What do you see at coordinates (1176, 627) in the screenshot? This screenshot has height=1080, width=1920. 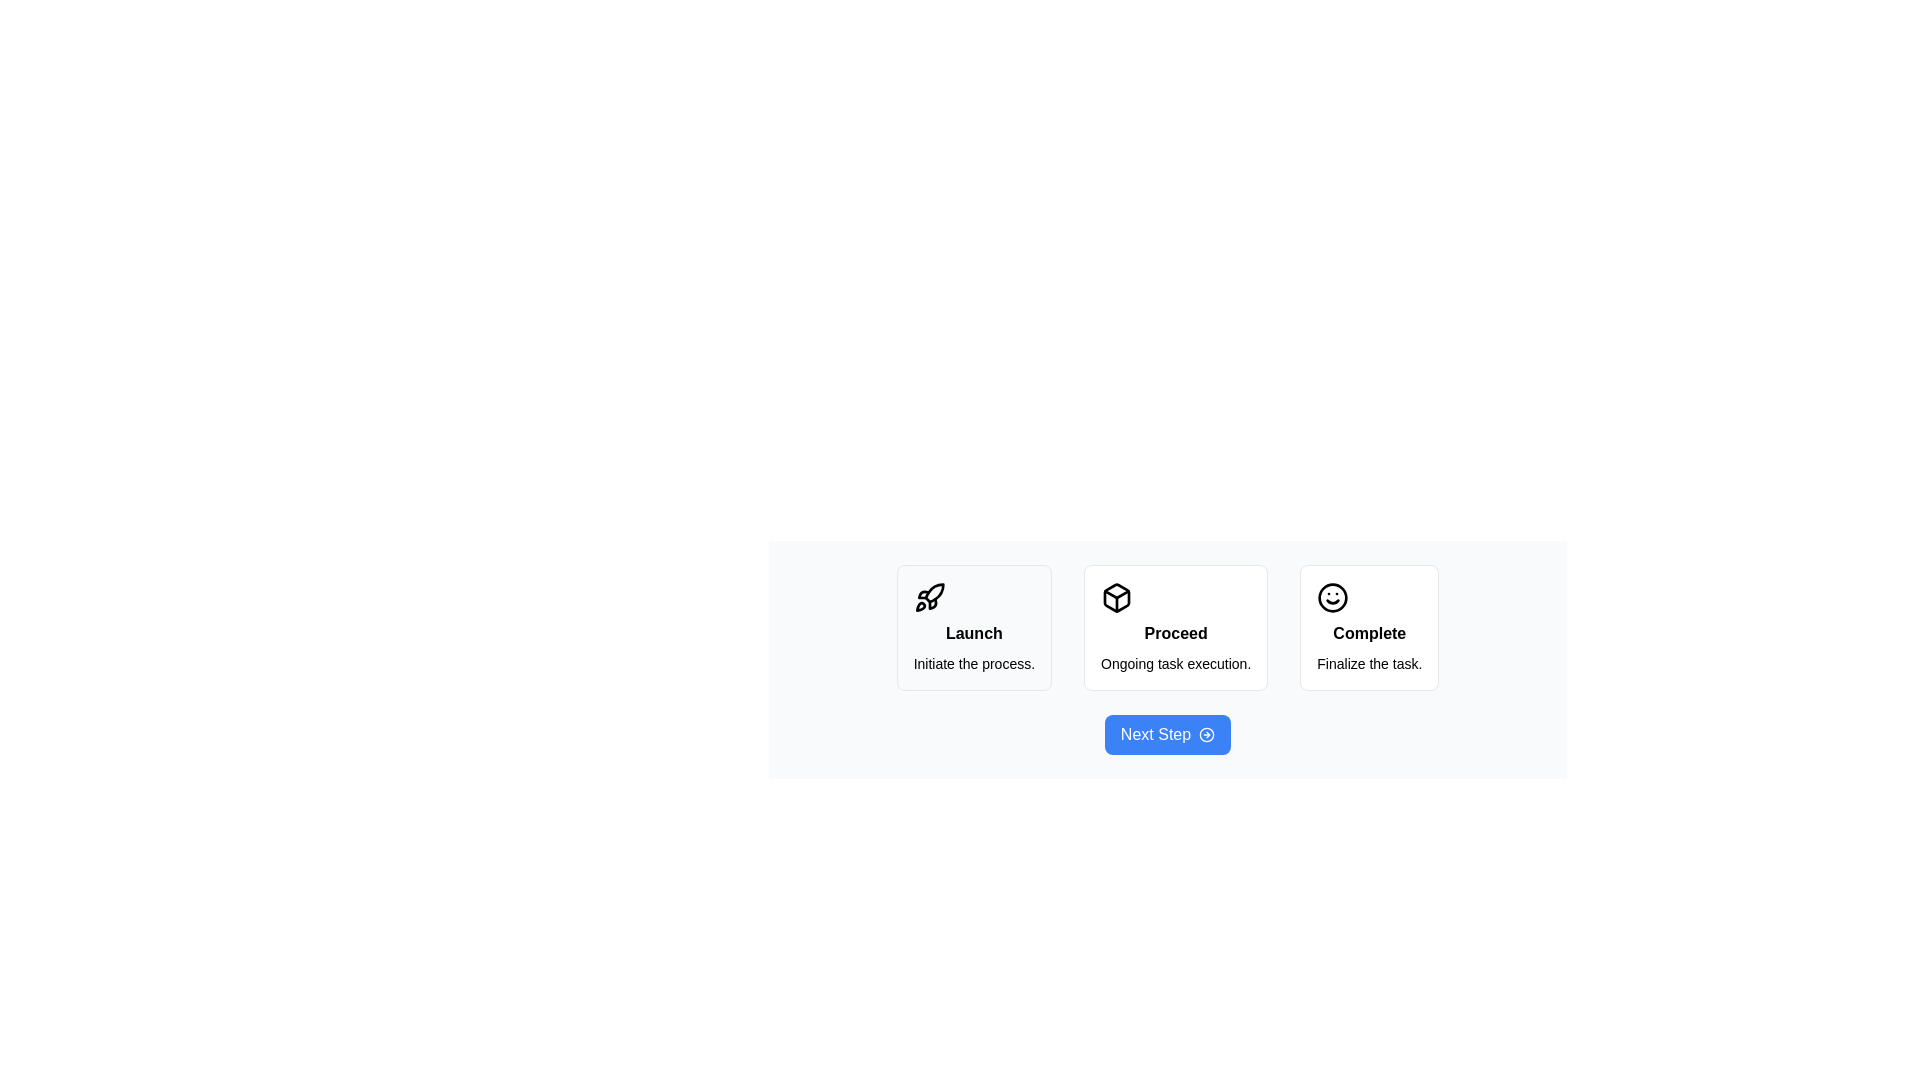 I see `the 'Proceed' card, which is the second card in a three-card layout, positioned between the 'Launch' card on the left and the 'Complete' card on the right` at bounding box center [1176, 627].